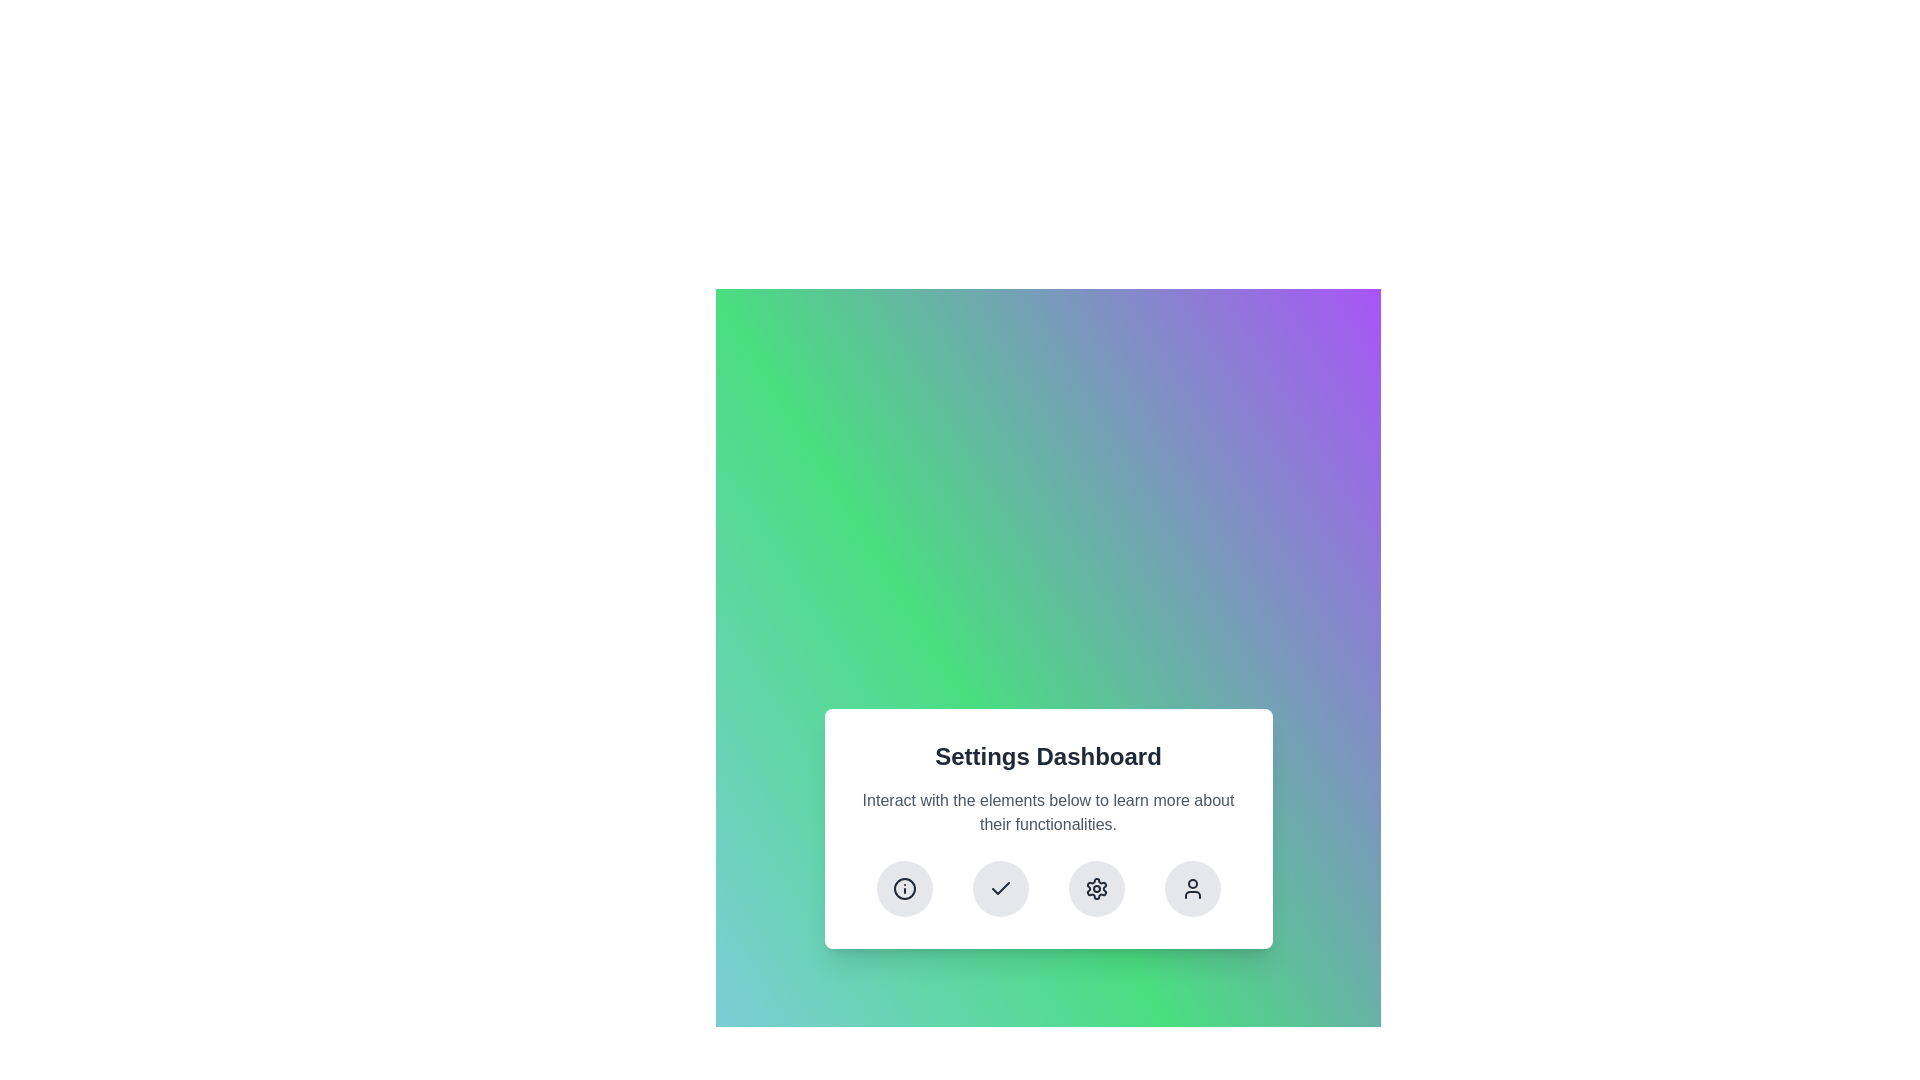 This screenshot has width=1920, height=1080. What do you see at coordinates (1047, 829) in the screenshot?
I see `the Card layout component which is a white rectangular card with rounded corners and containing a title, subtitle, and four circular icons at the bottom` at bounding box center [1047, 829].